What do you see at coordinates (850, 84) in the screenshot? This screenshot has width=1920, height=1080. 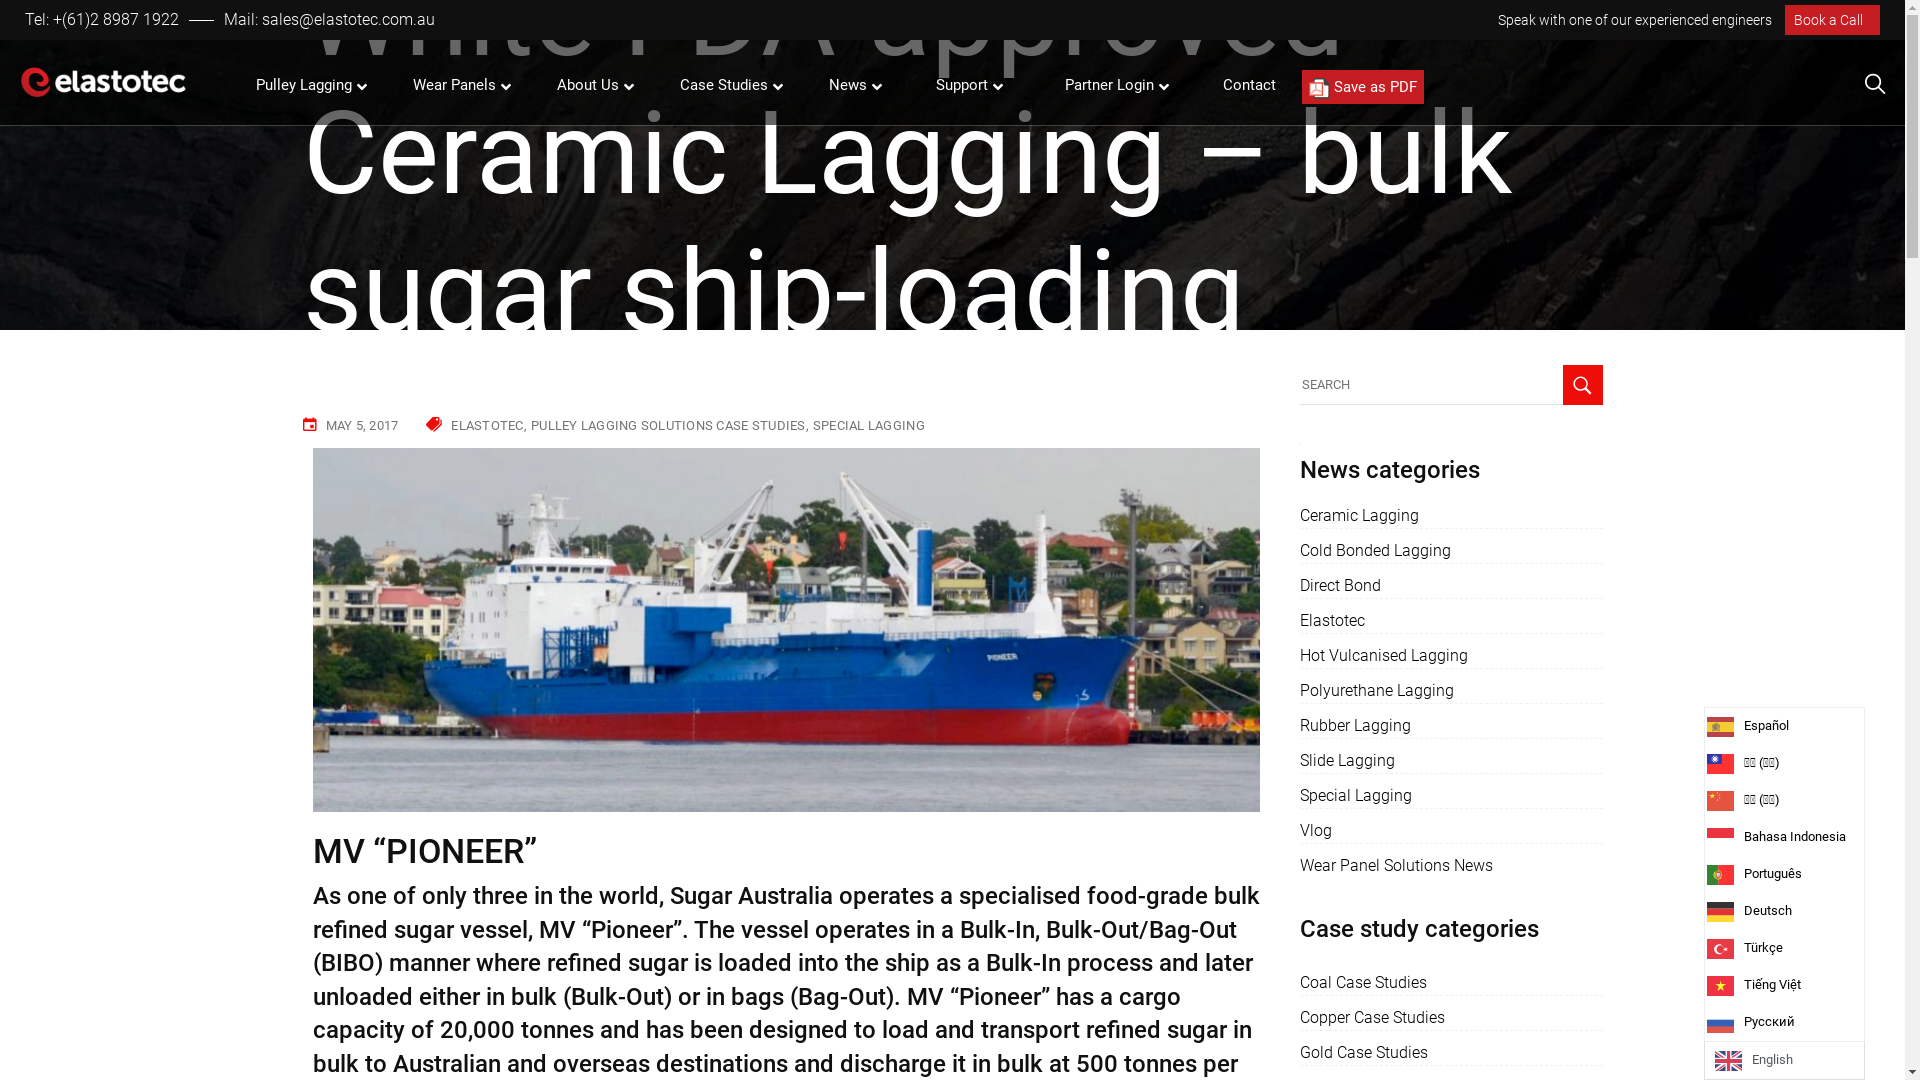 I see `'News'` at bounding box center [850, 84].